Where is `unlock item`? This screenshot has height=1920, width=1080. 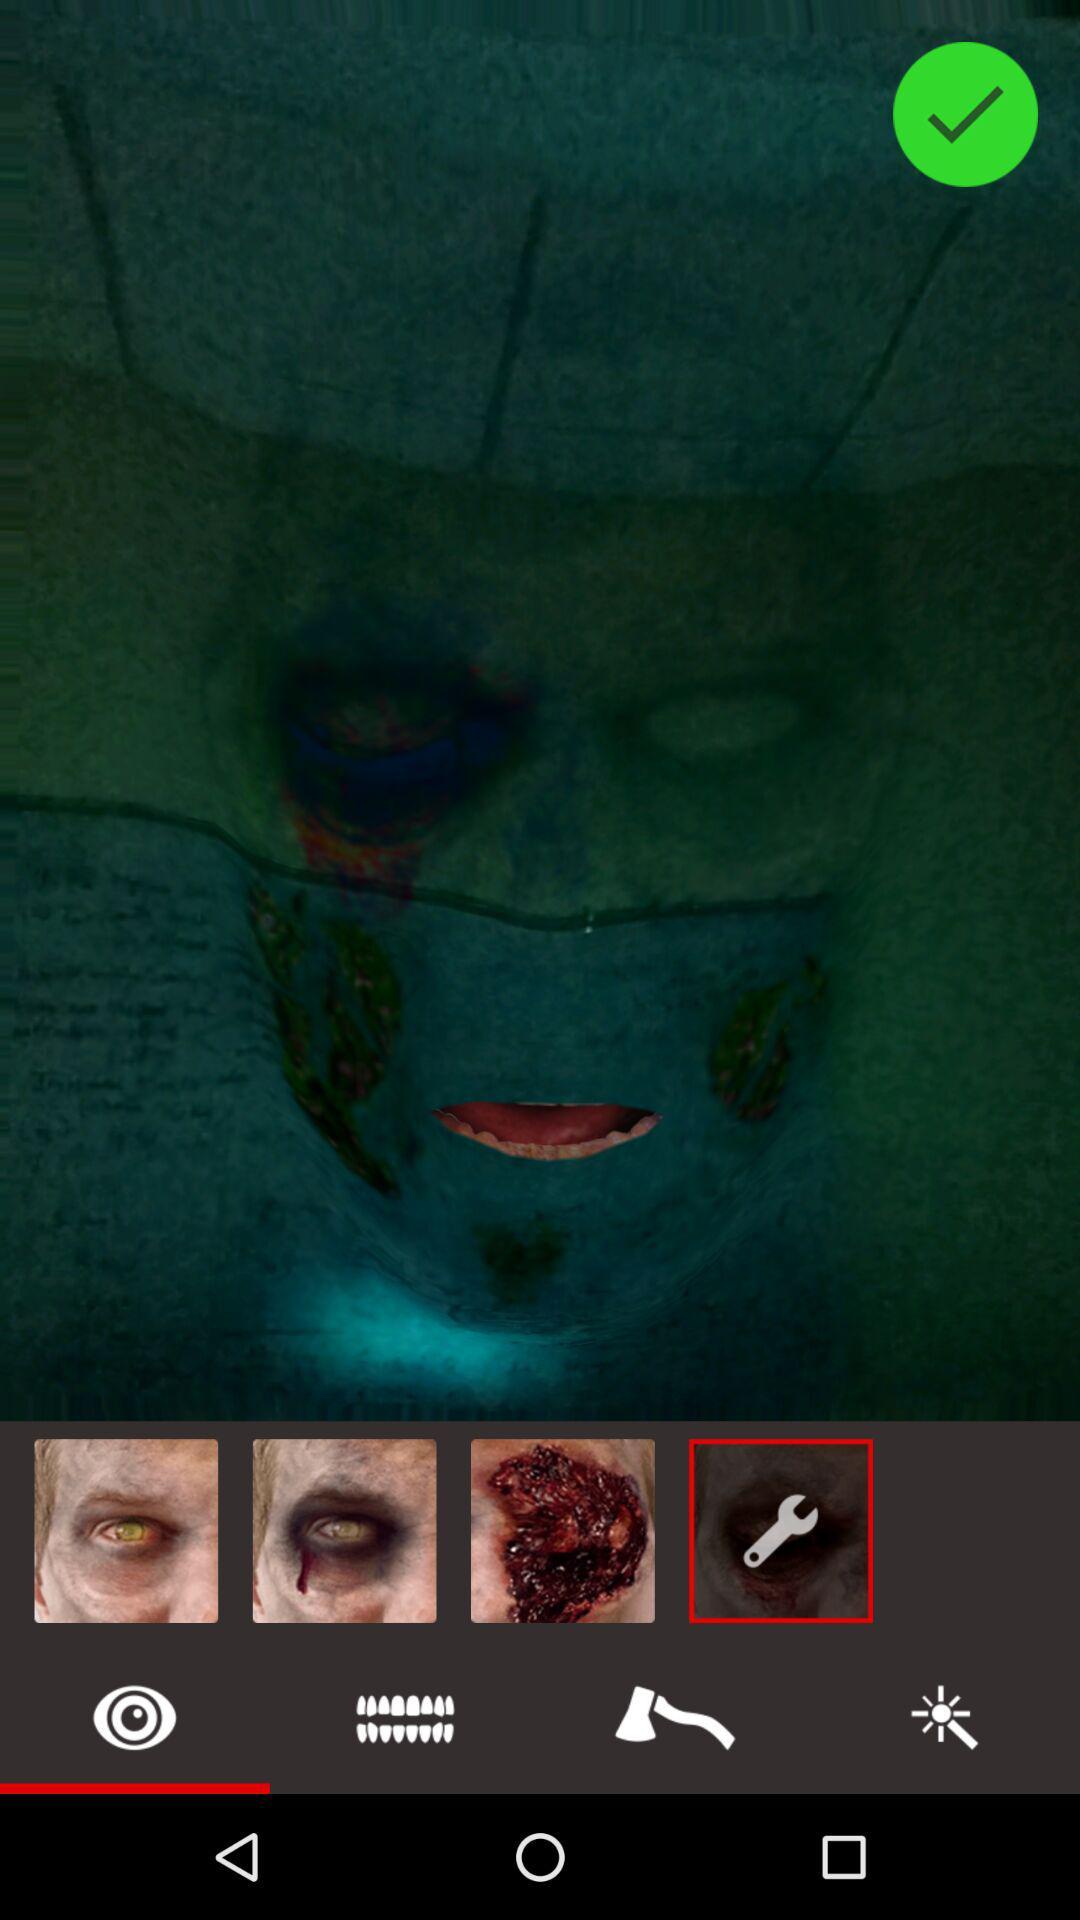 unlock item is located at coordinates (135, 1716).